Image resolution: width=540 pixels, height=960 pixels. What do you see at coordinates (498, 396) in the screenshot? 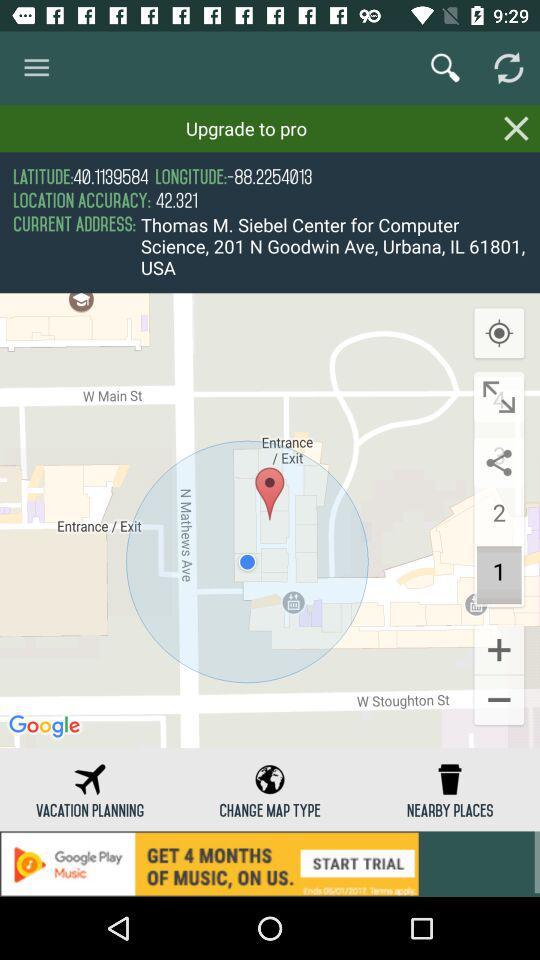
I see `the fullscreen icon` at bounding box center [498, 396].